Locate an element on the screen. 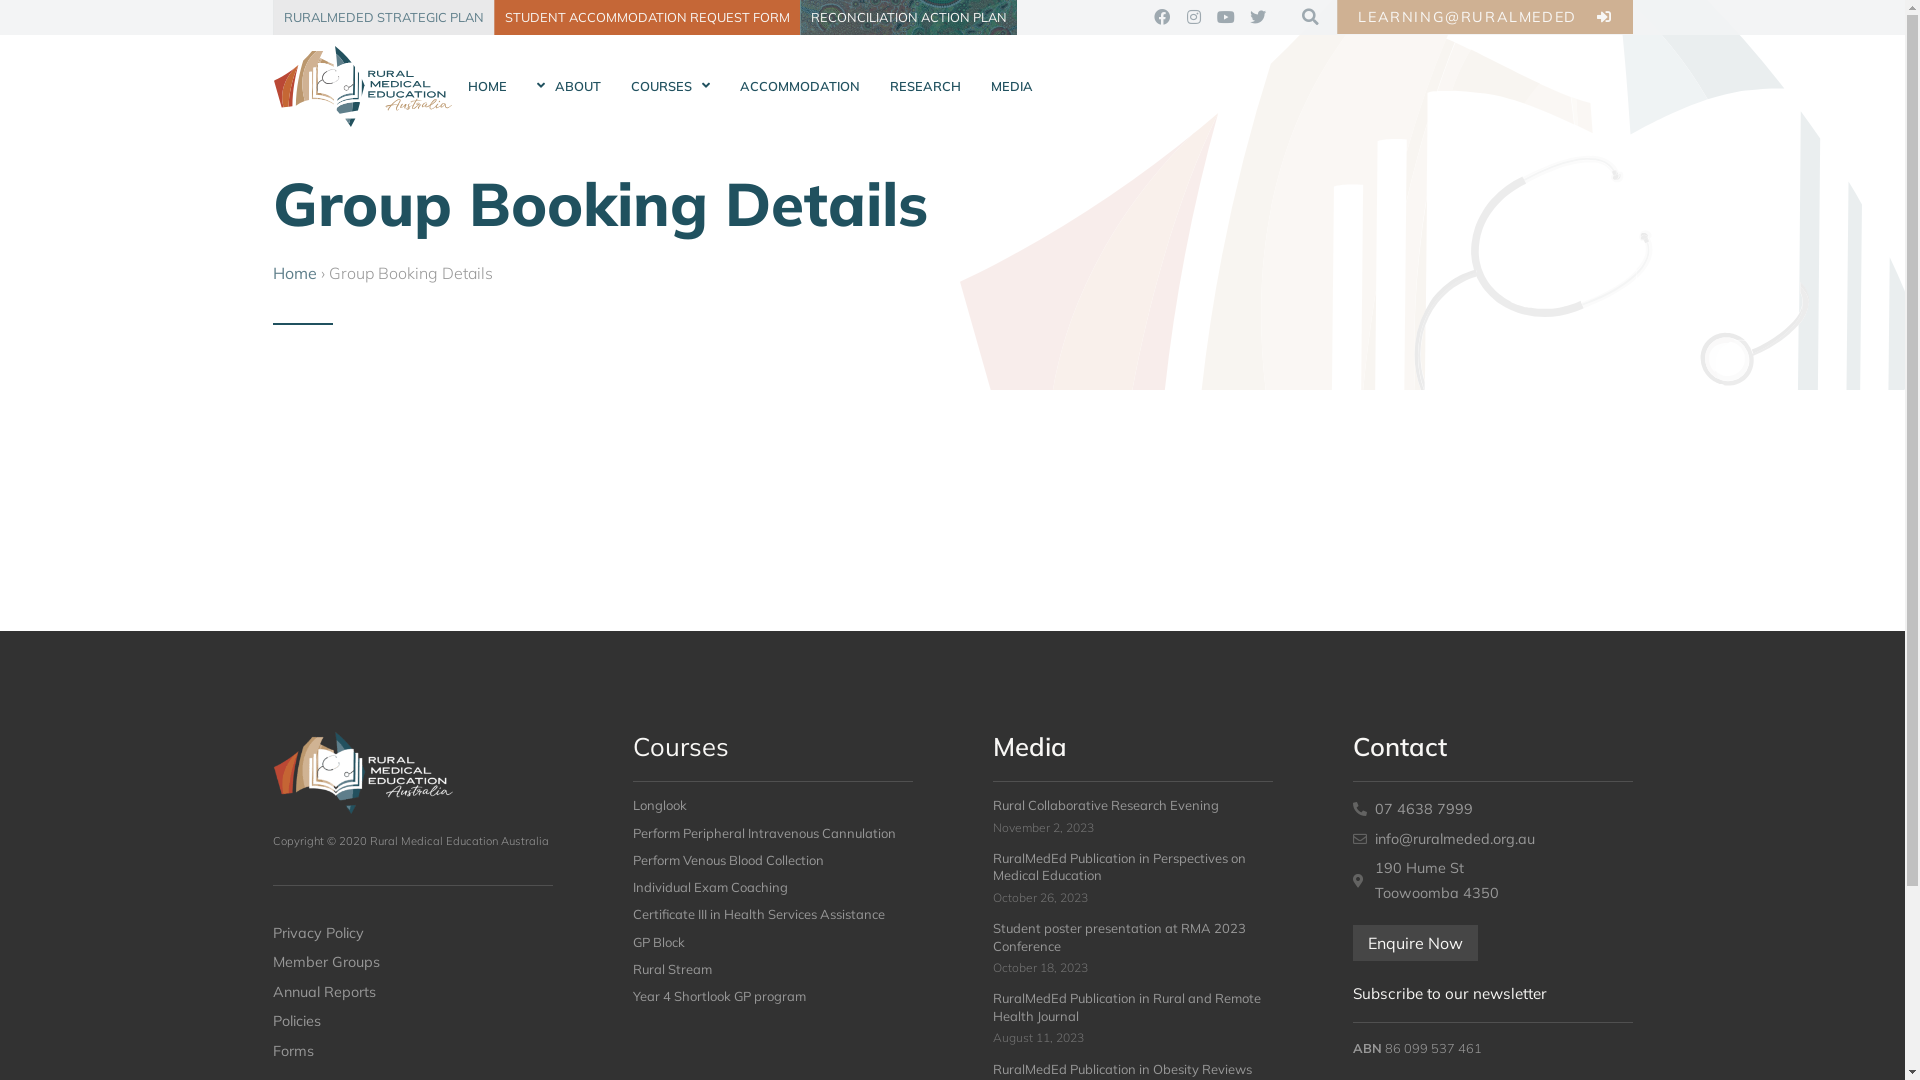  'RESEARCH' is located at coordinates (923, 86).